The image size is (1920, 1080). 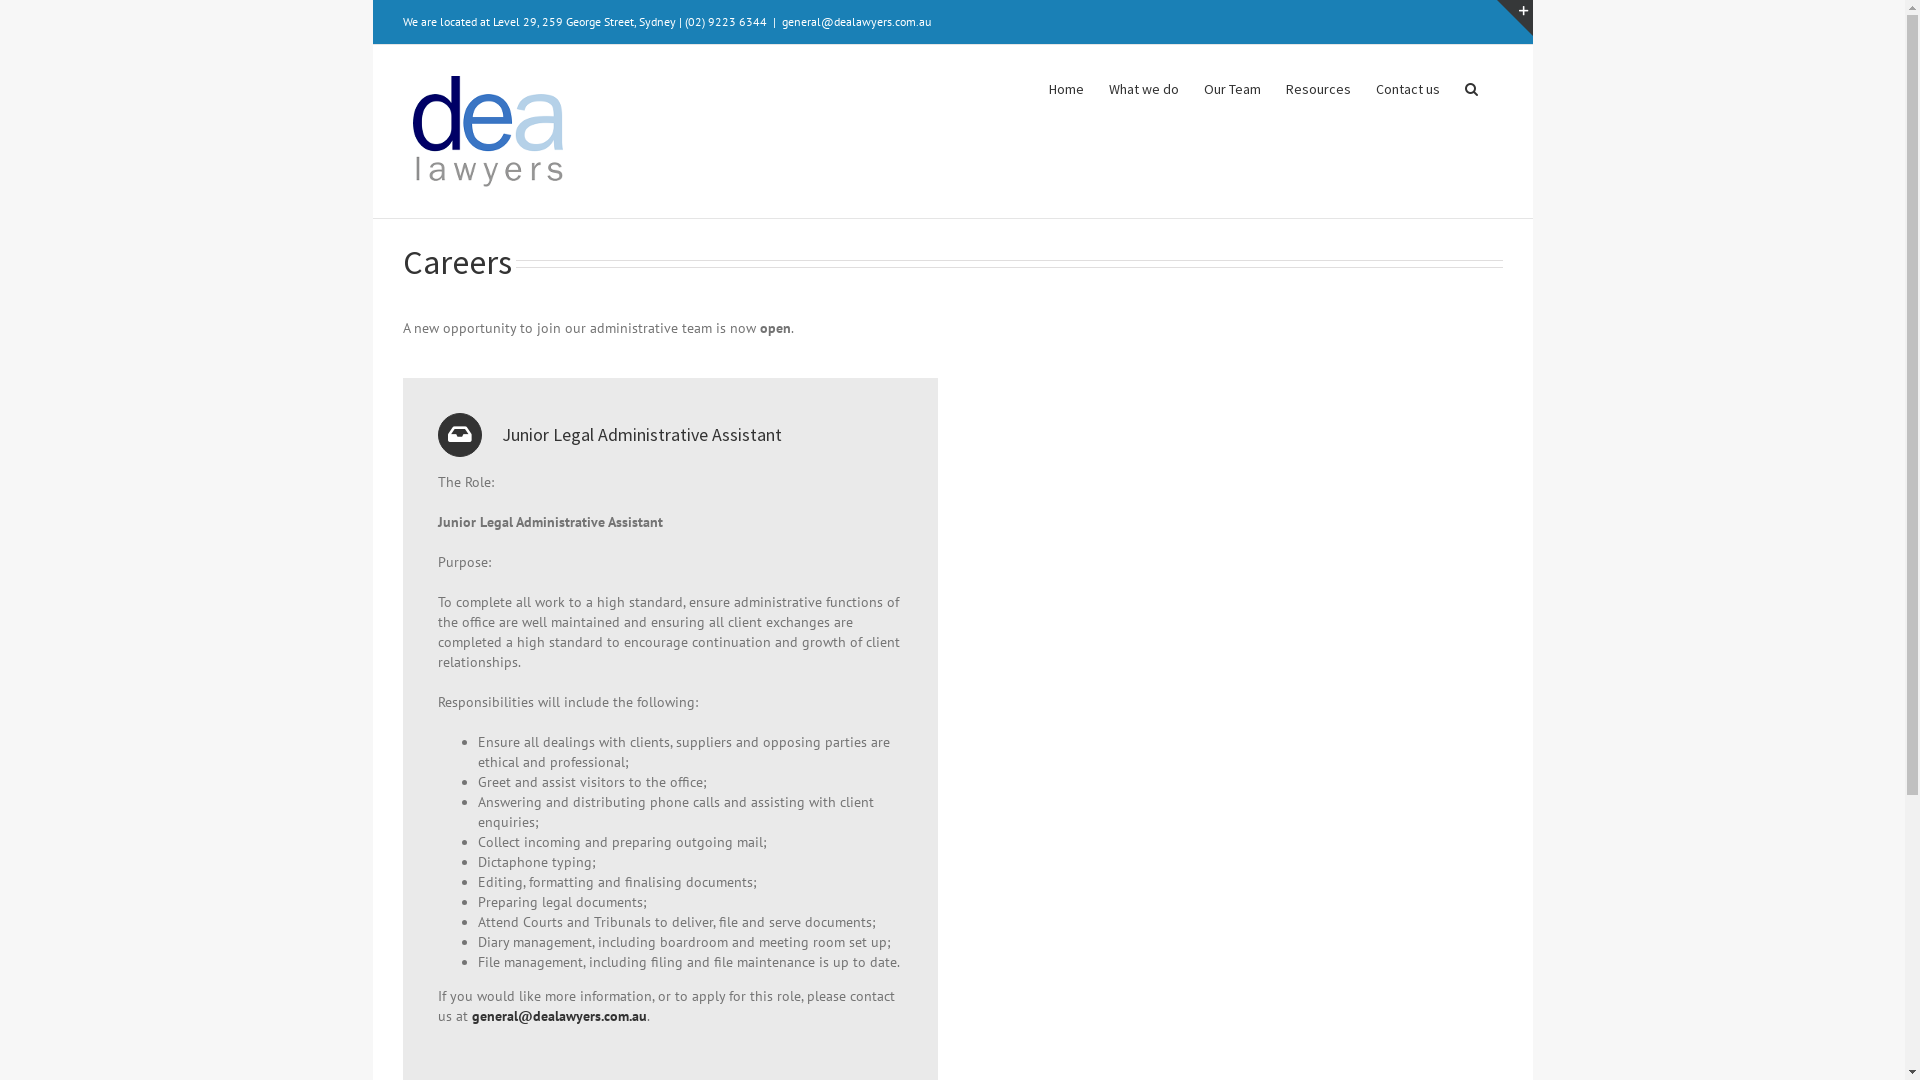 What do you see at coordinates (1064, 86) in the screenshot?
I see `'Home'` at bounding box center [1064, 86].